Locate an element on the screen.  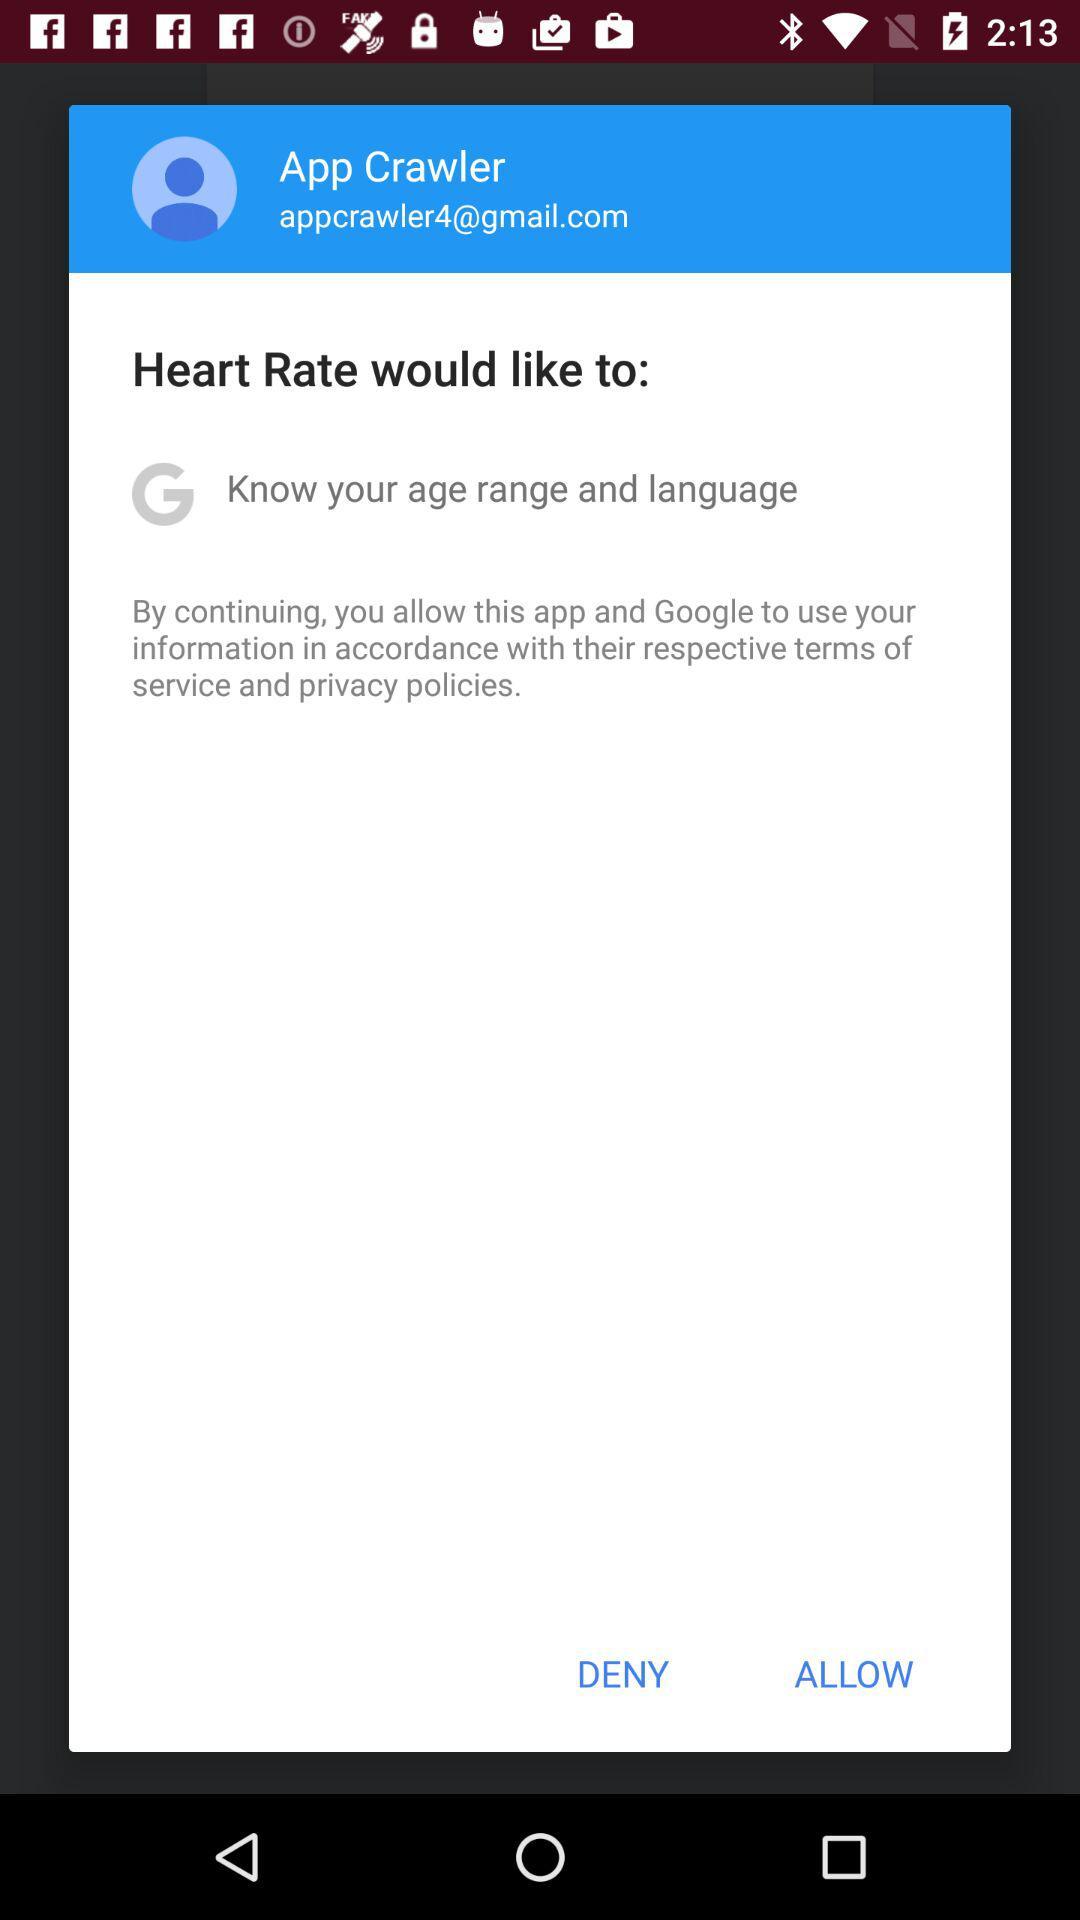
the deny is located at coordinates (621, 1673).